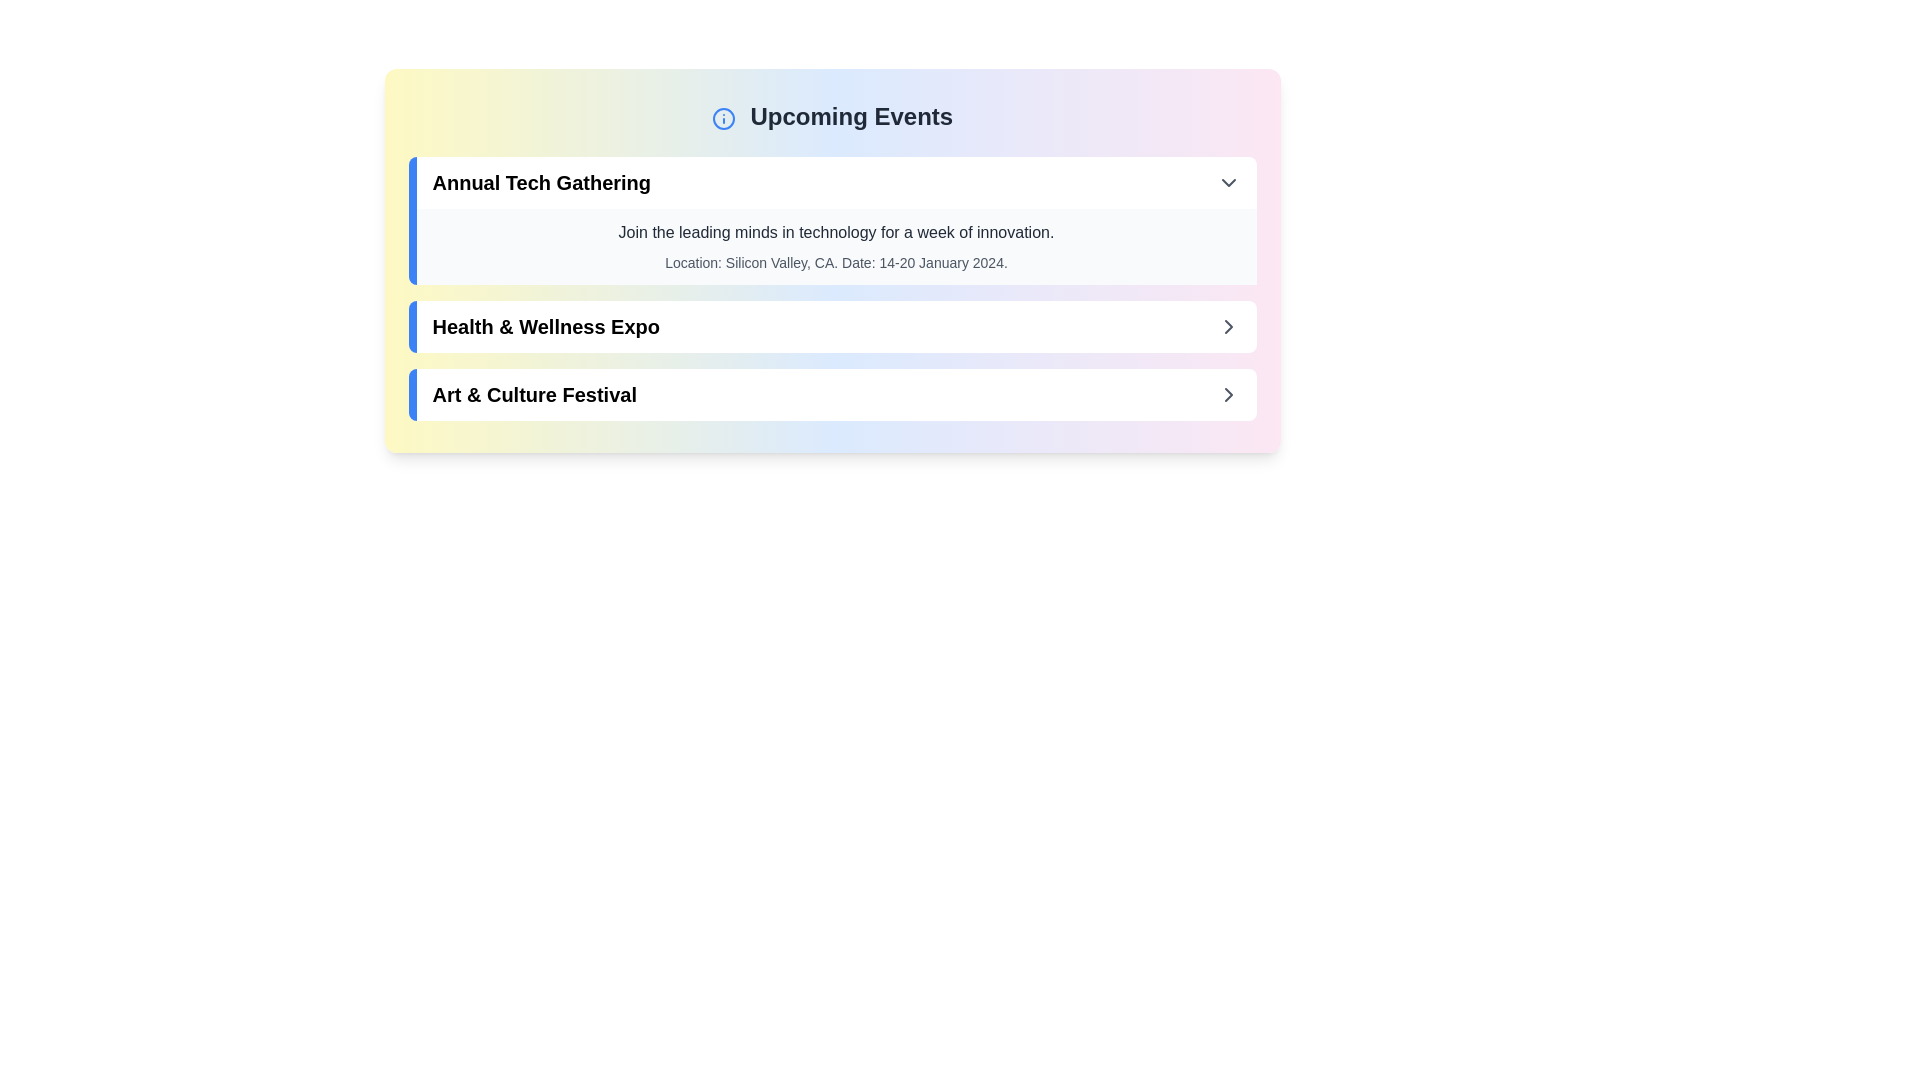  Describe the element at coordinates (722, 118) in the screenshot. I see `the circular graphical element in the header section, which is part of an SVG icon located adjacent to the 'Upcoming Events' text` at that location.